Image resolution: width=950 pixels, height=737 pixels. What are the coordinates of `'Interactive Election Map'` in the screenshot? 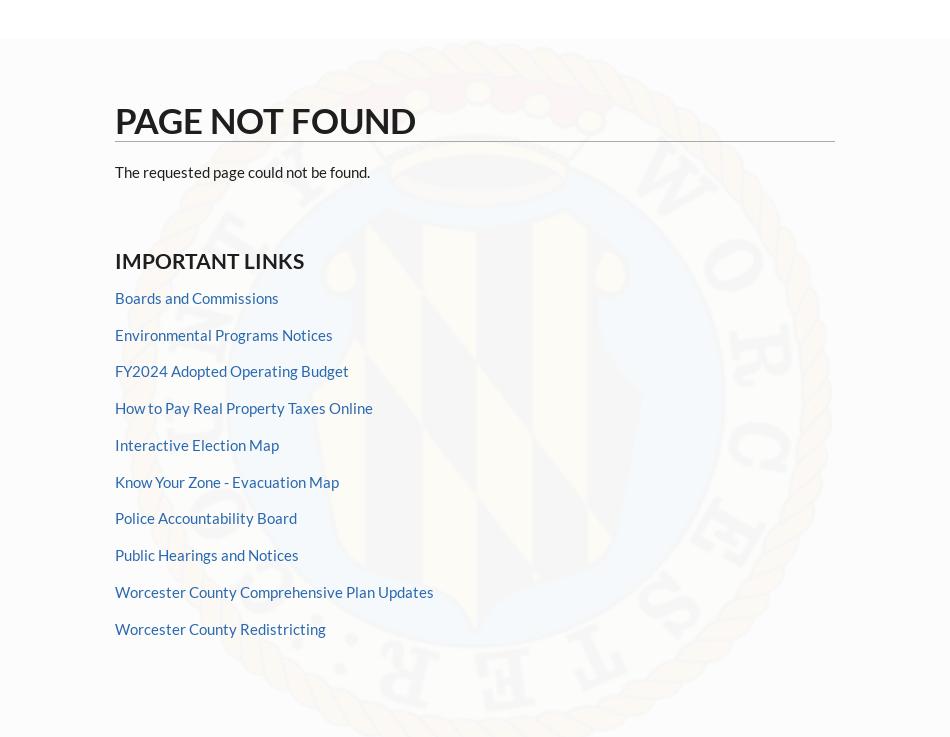 It's located at (115, 442).